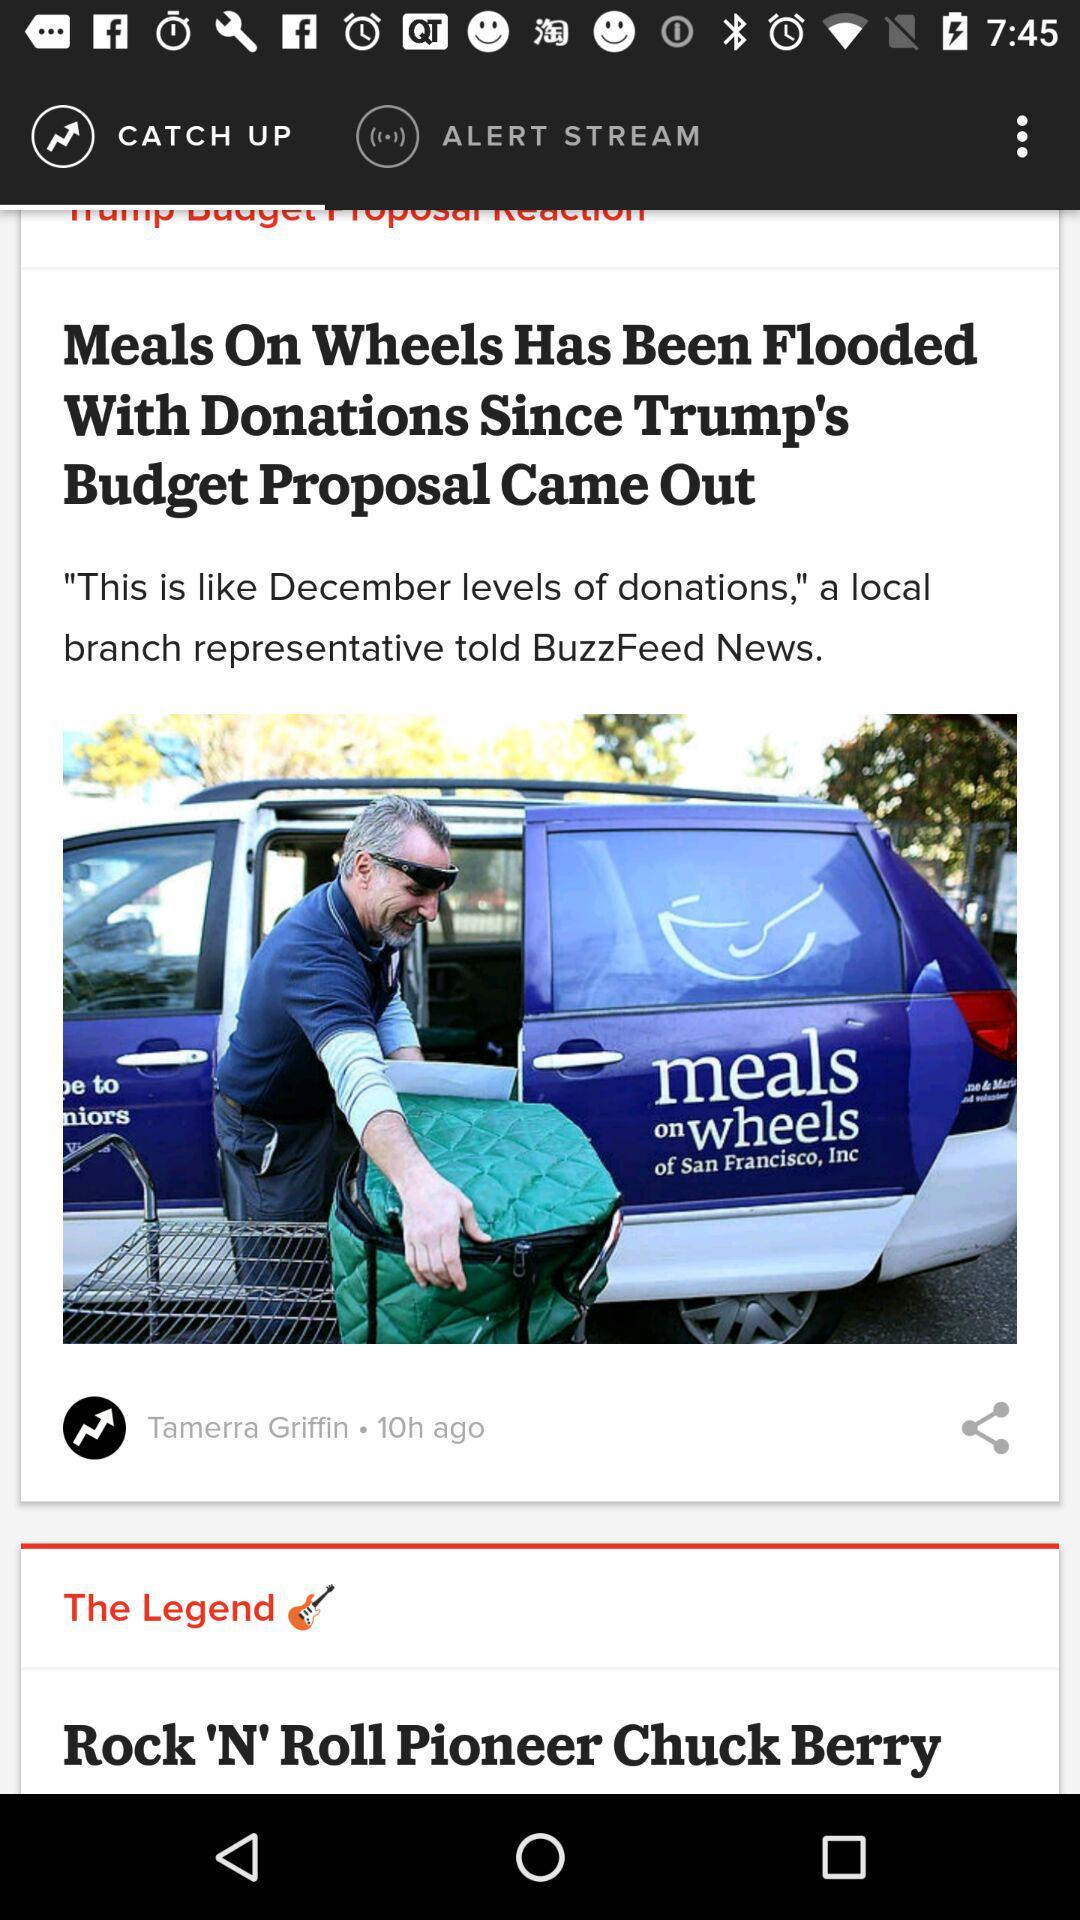 This screenshot has width=1080, height=1920. What do you see at coordinates (1027, 135) in the screenshot?
I see `icon at the top right corner` at bounding box center [1027, 135].